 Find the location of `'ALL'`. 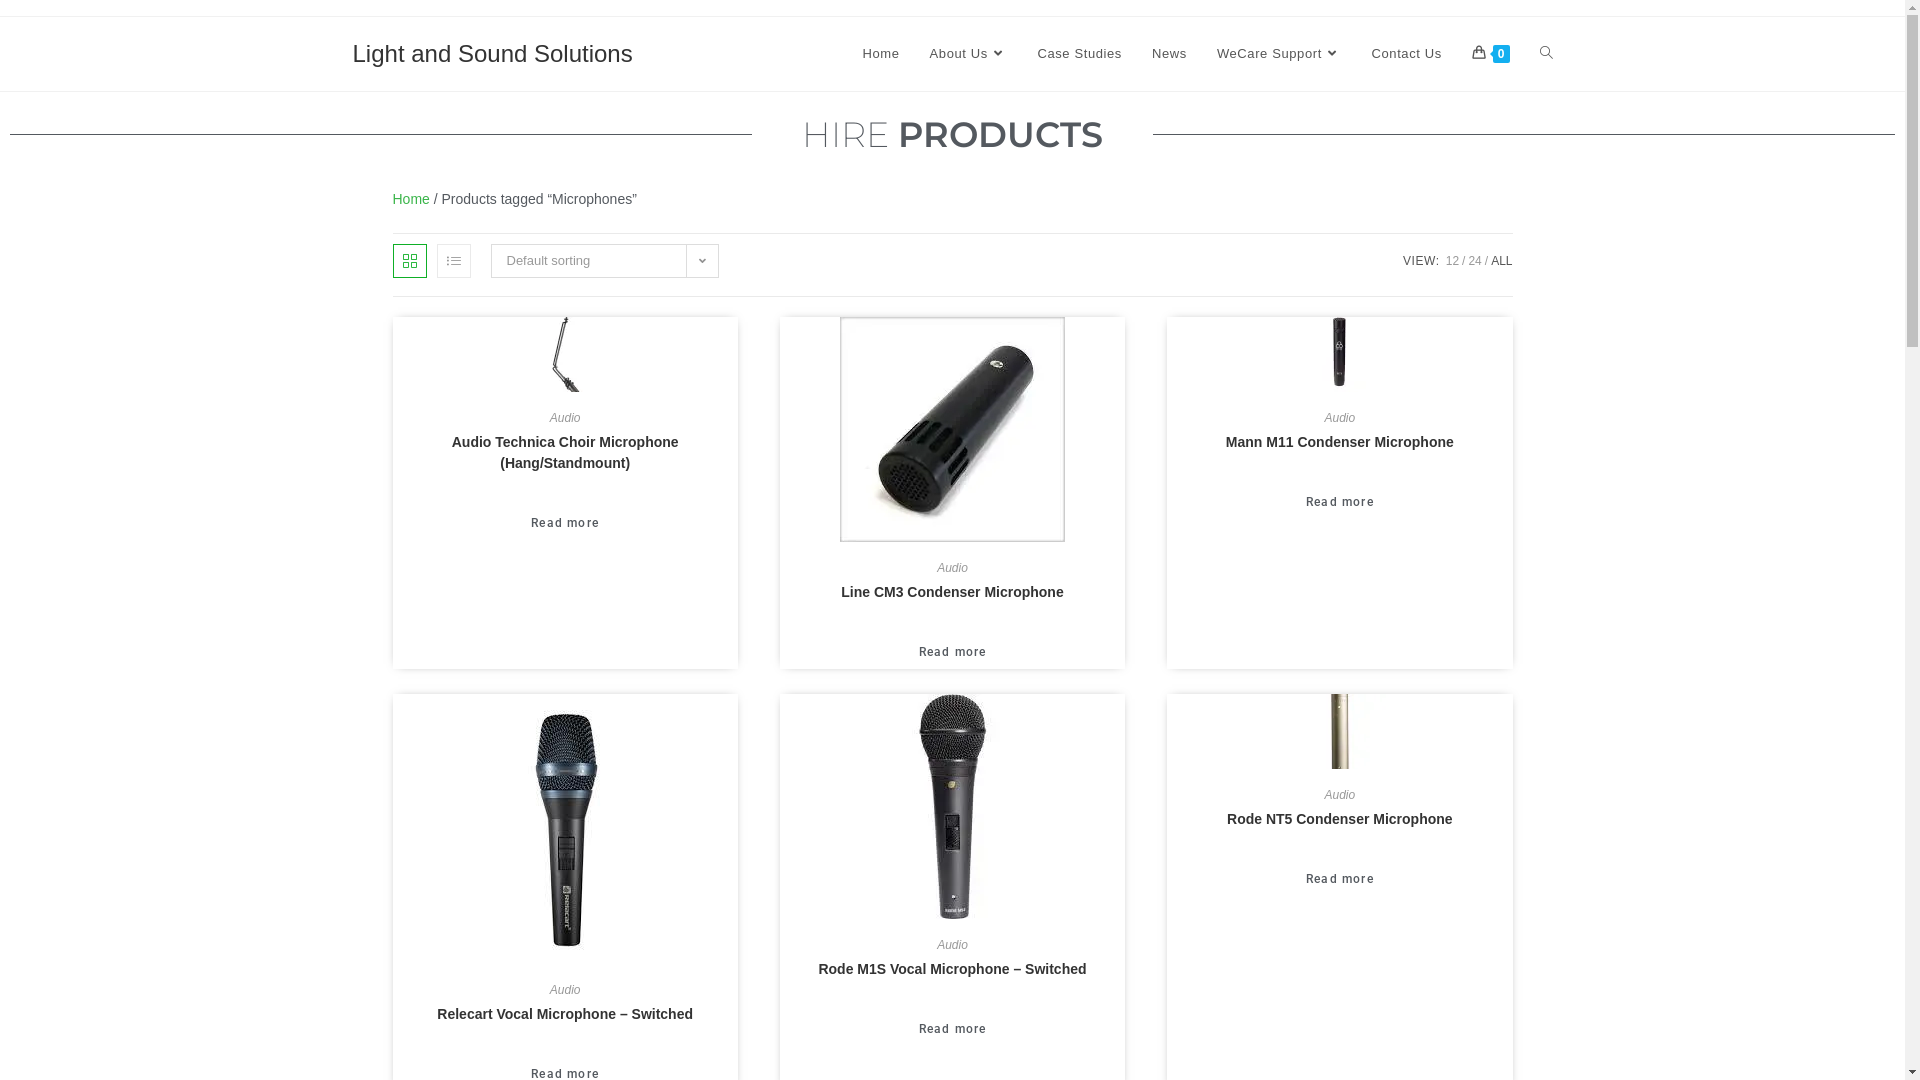

'ALL' is located at coordinates (1501, 260).